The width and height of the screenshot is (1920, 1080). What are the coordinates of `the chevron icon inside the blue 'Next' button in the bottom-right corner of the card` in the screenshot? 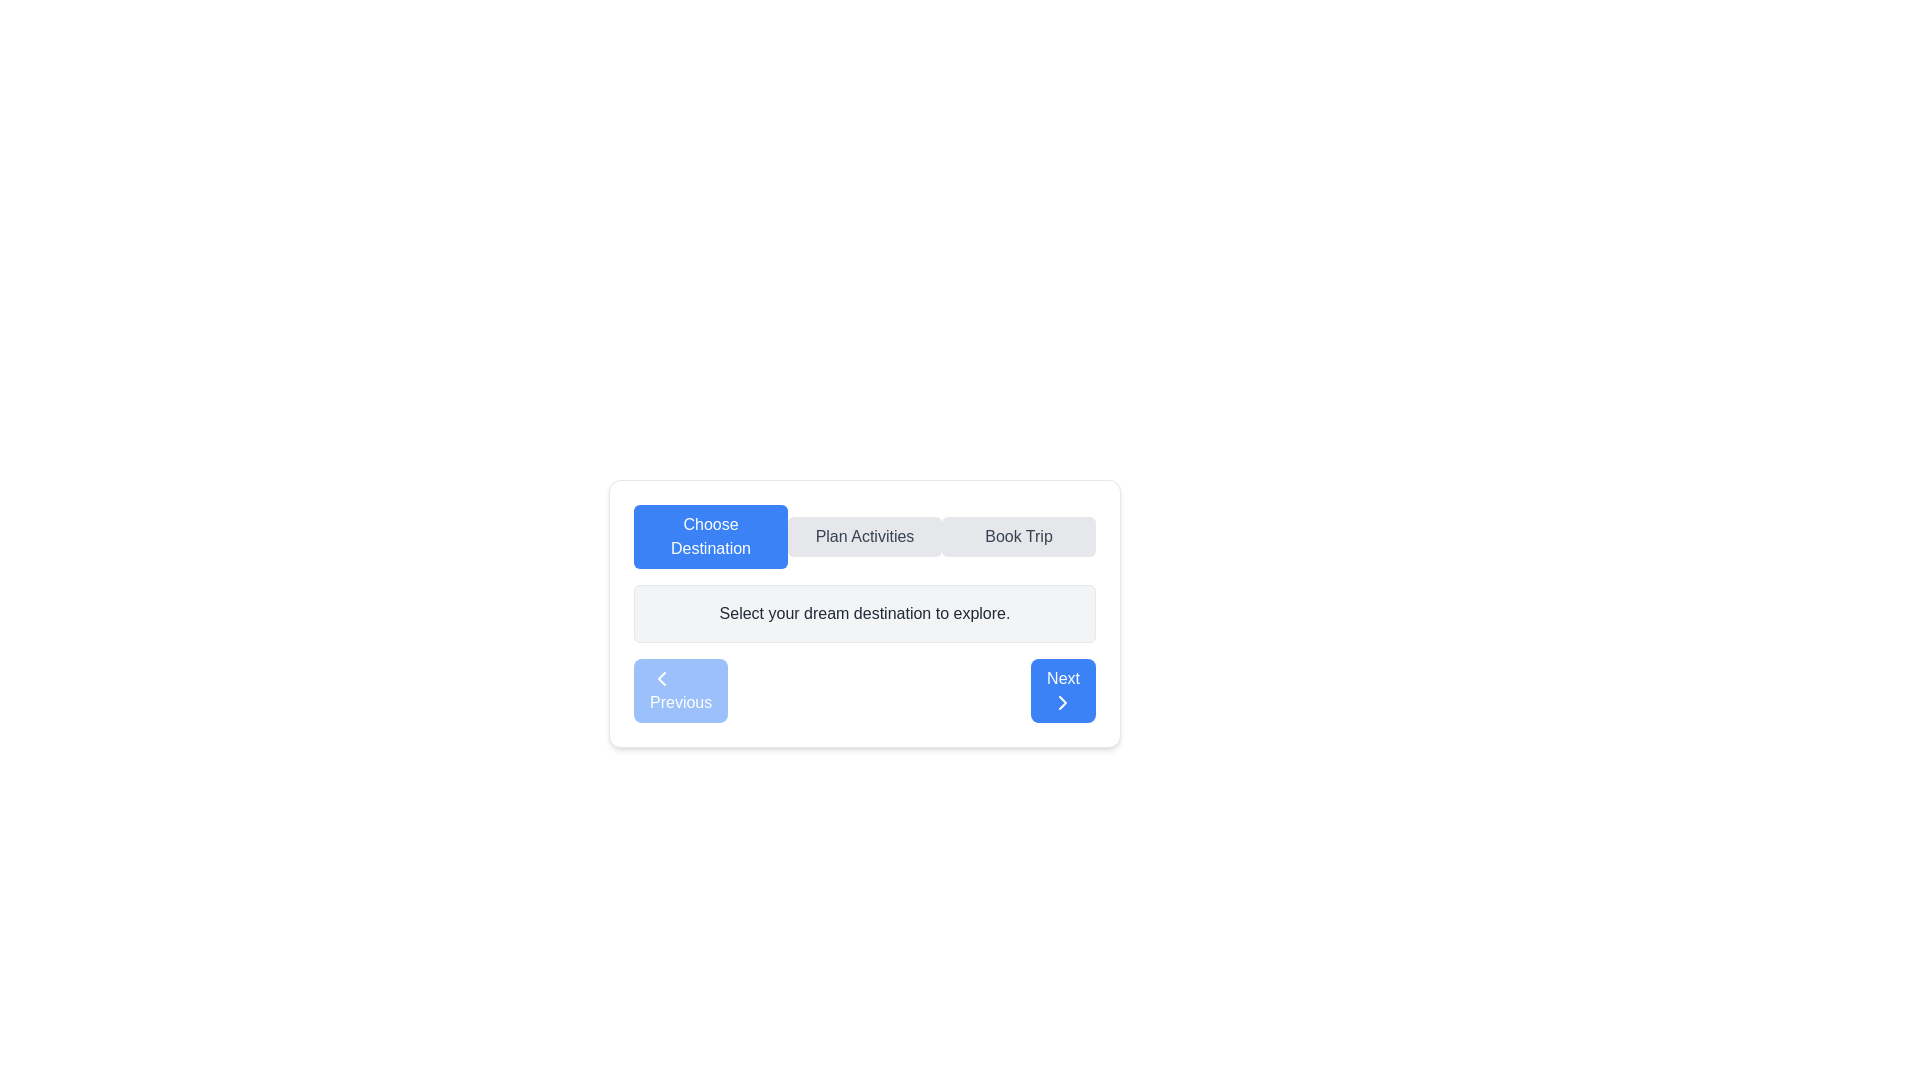 It's located at (1062, 701).